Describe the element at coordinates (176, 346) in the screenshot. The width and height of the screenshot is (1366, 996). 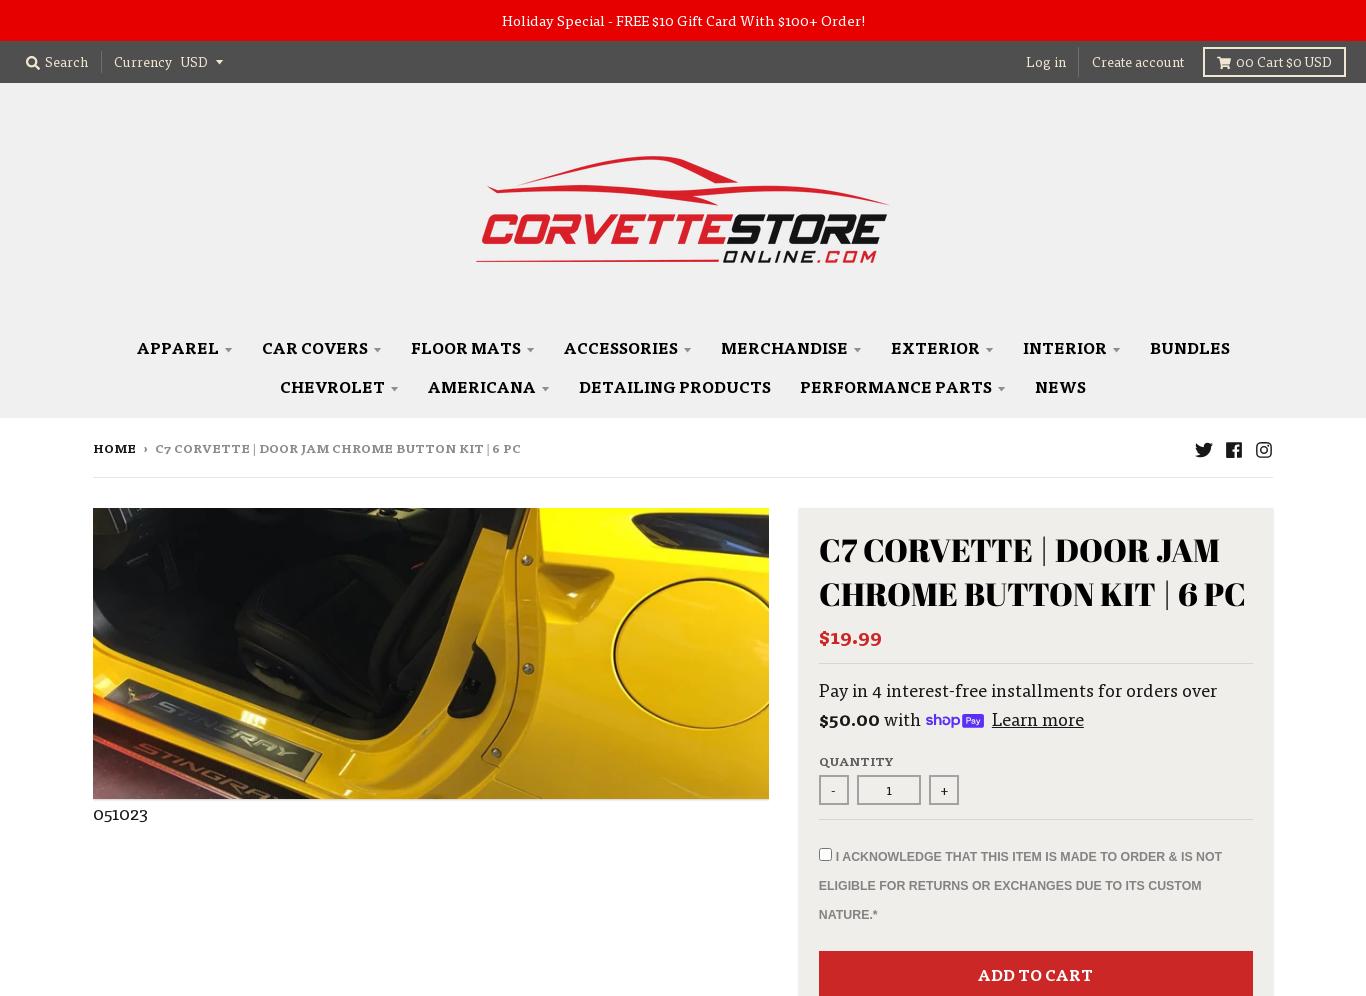
I see `'Apparel'` at that location.